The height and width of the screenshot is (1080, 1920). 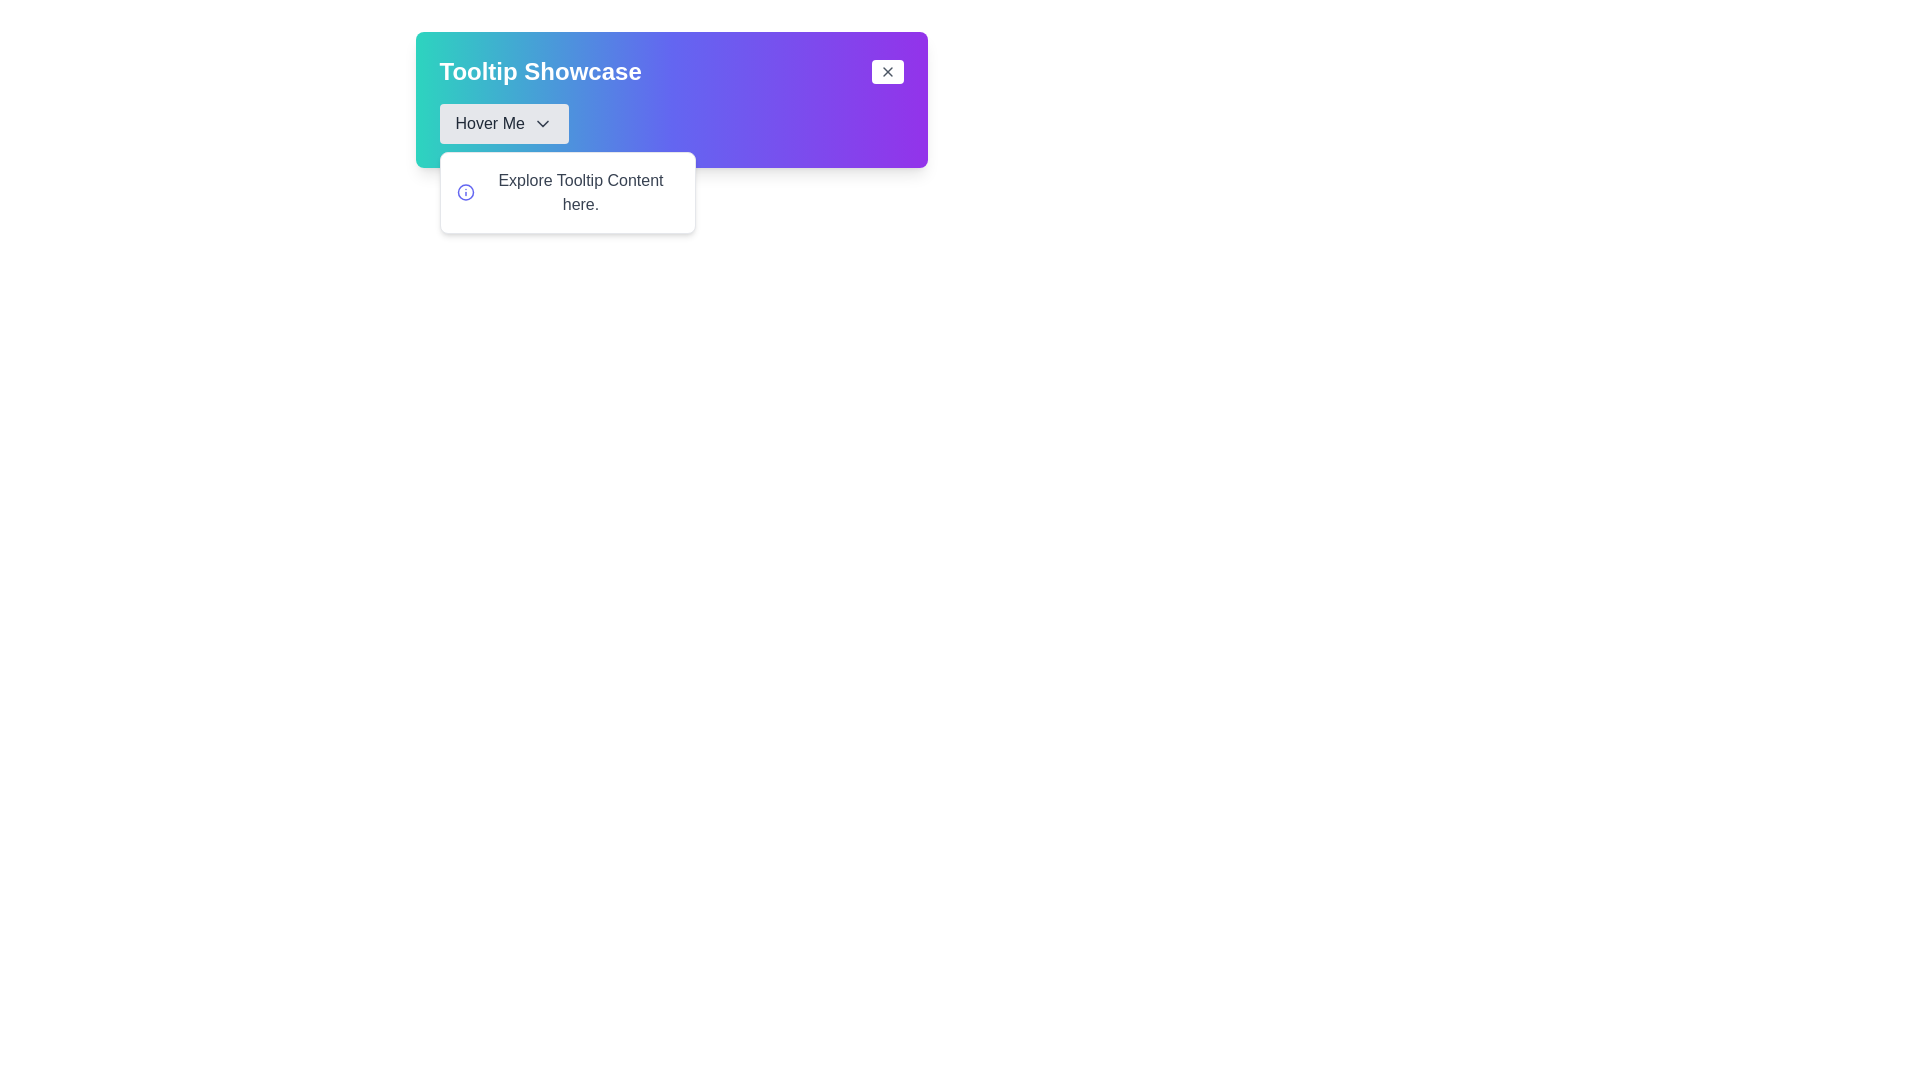 What do you see at coordinates (671, 123) in the screenshot?
I see `the 'Hover Me' button in the Interactive Button Group located under the 'Tooltip Showcase' title` at bounding box center [671, 123].